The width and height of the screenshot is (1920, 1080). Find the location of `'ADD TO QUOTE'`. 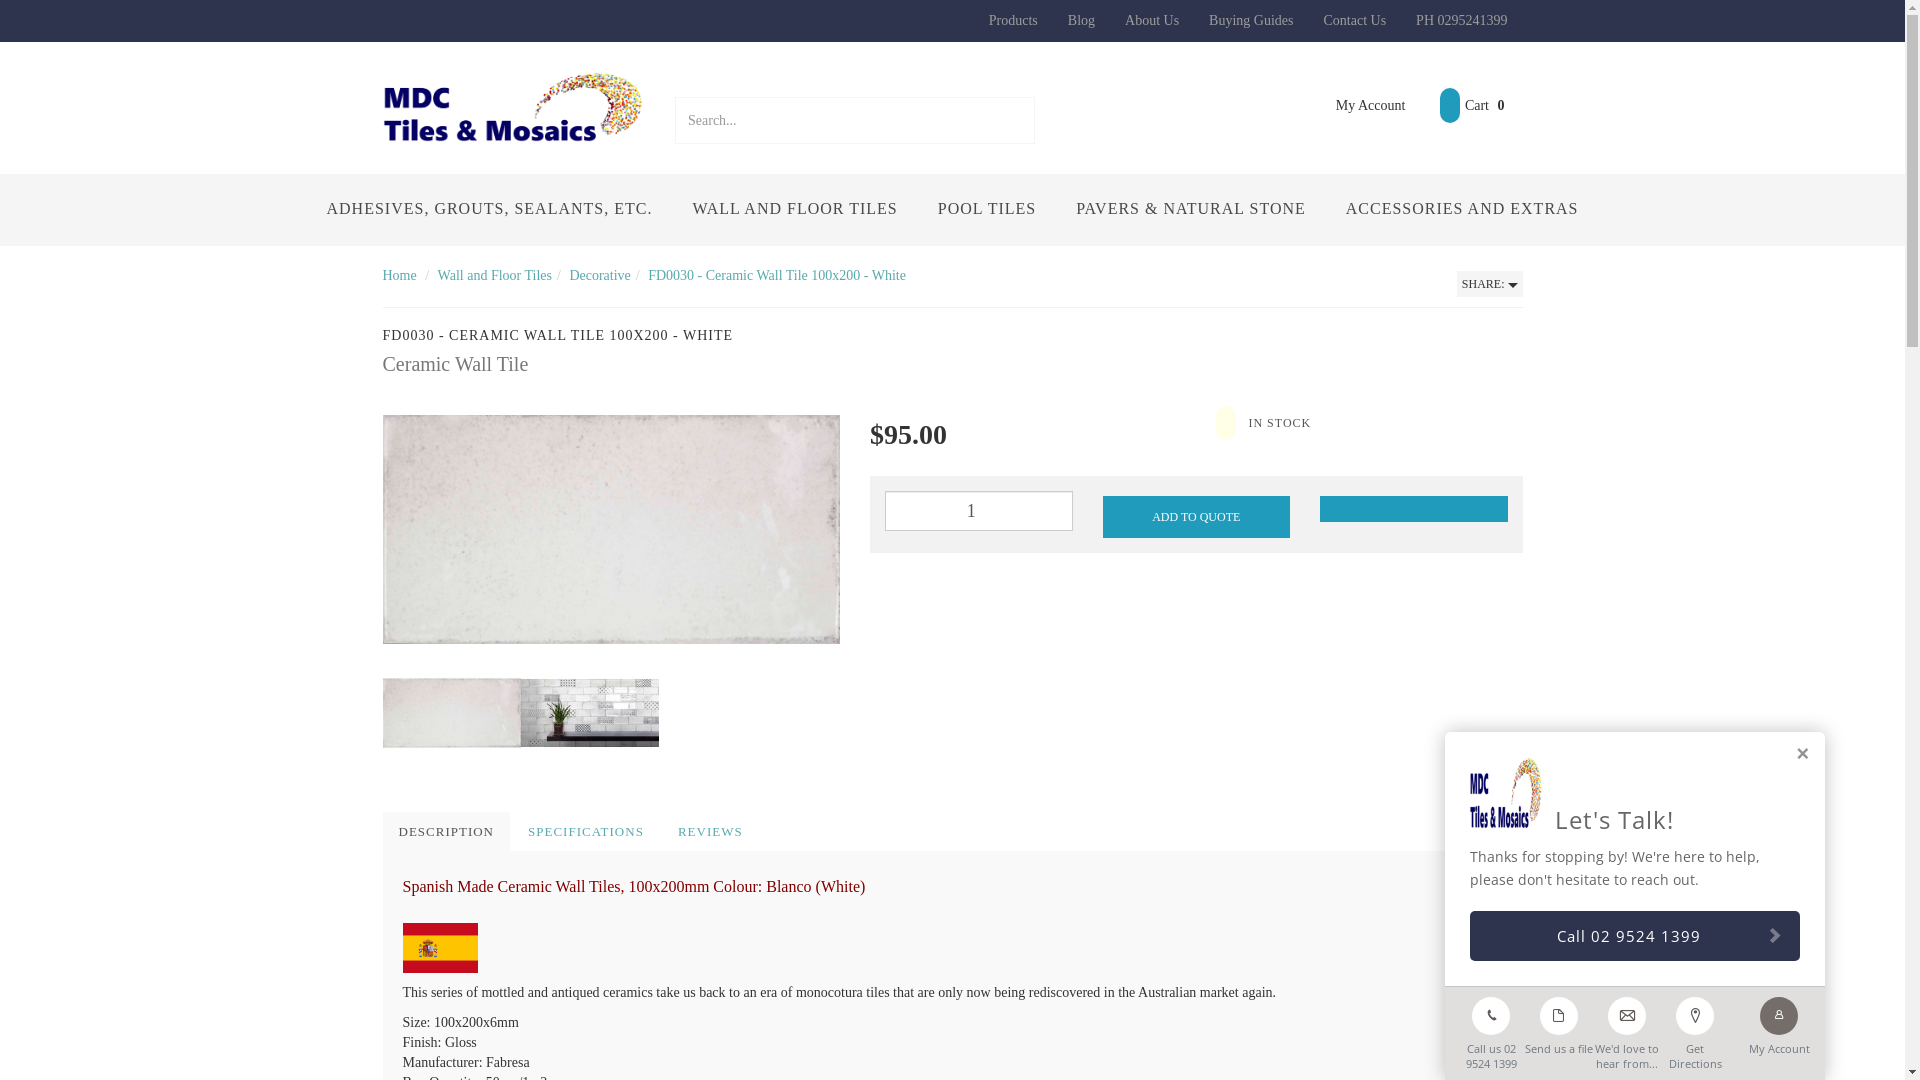

'ADD TO QUOTE' is located at coordinates (1101, 515).